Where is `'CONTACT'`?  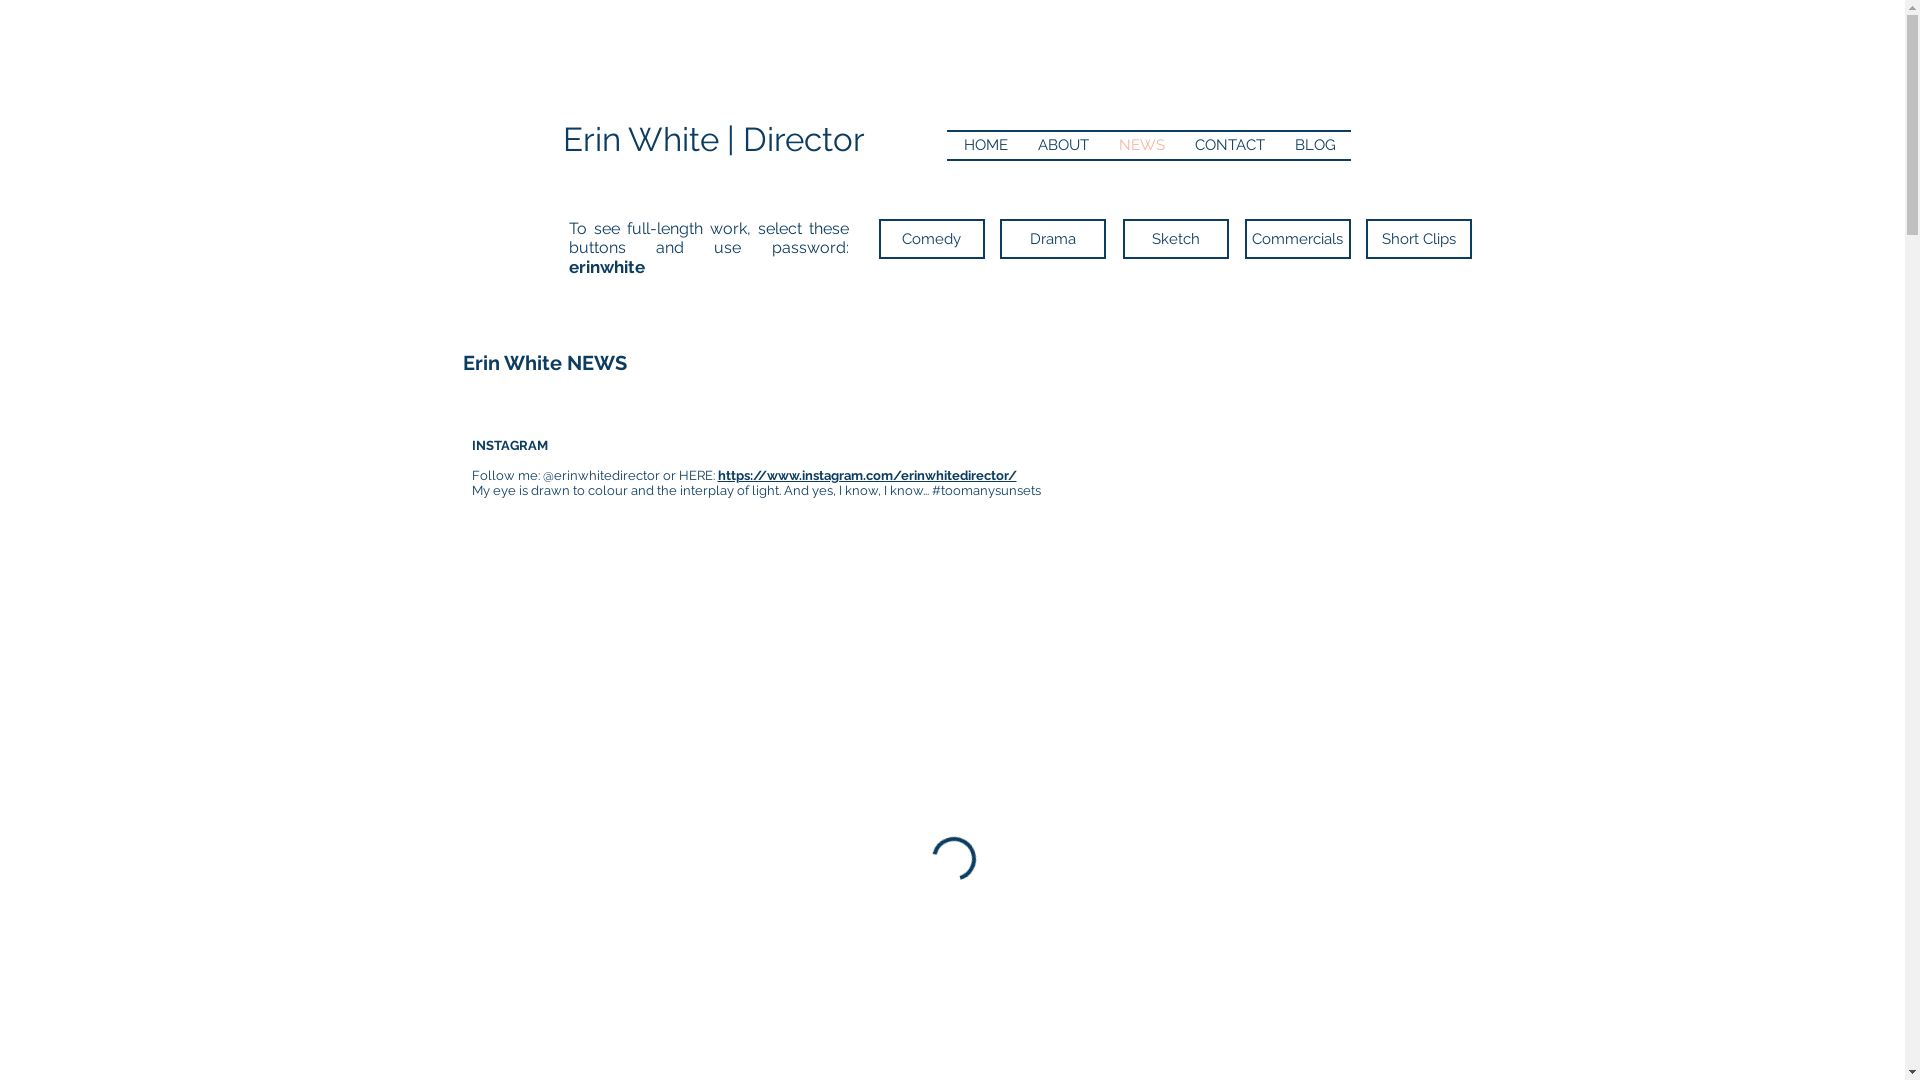 'CONTACT' is located at coordinates (1228, 144).